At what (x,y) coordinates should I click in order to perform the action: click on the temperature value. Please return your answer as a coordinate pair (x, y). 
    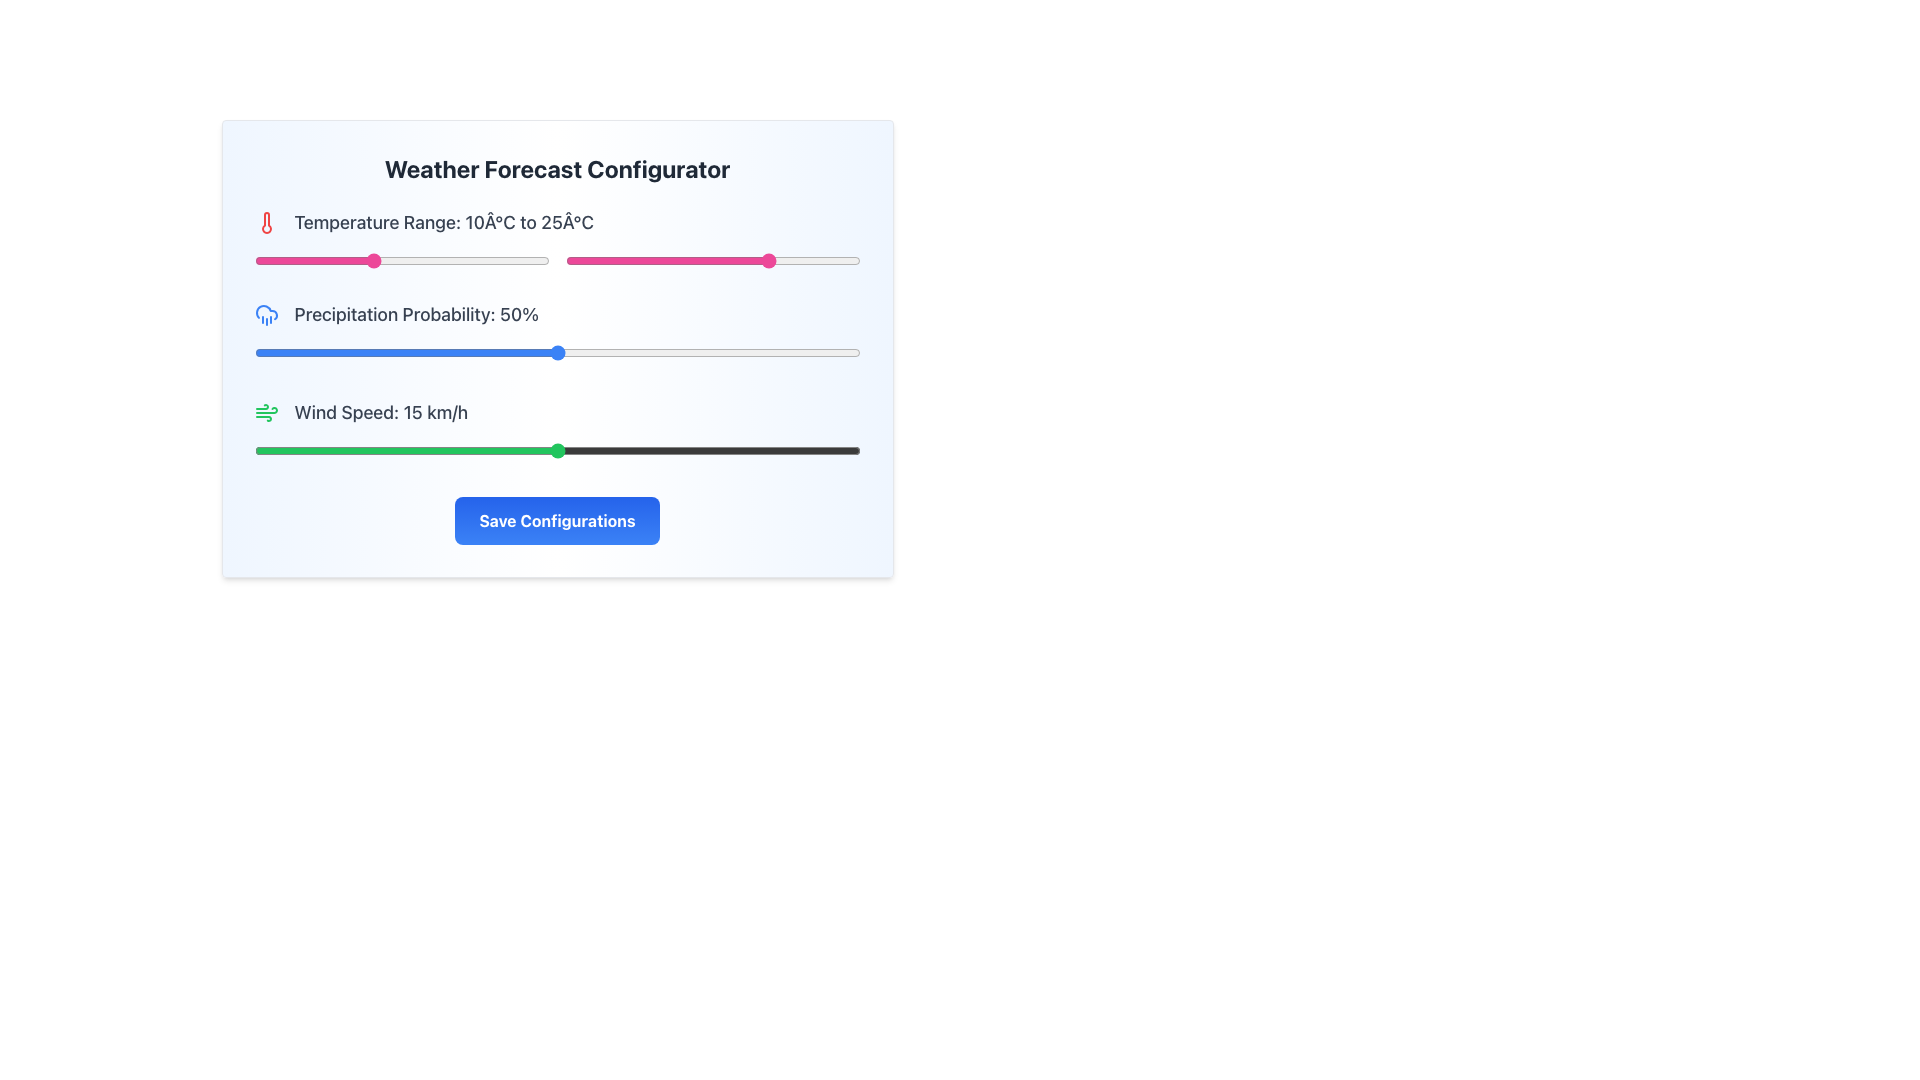
    Looking at the image, I should click on (718, 260).